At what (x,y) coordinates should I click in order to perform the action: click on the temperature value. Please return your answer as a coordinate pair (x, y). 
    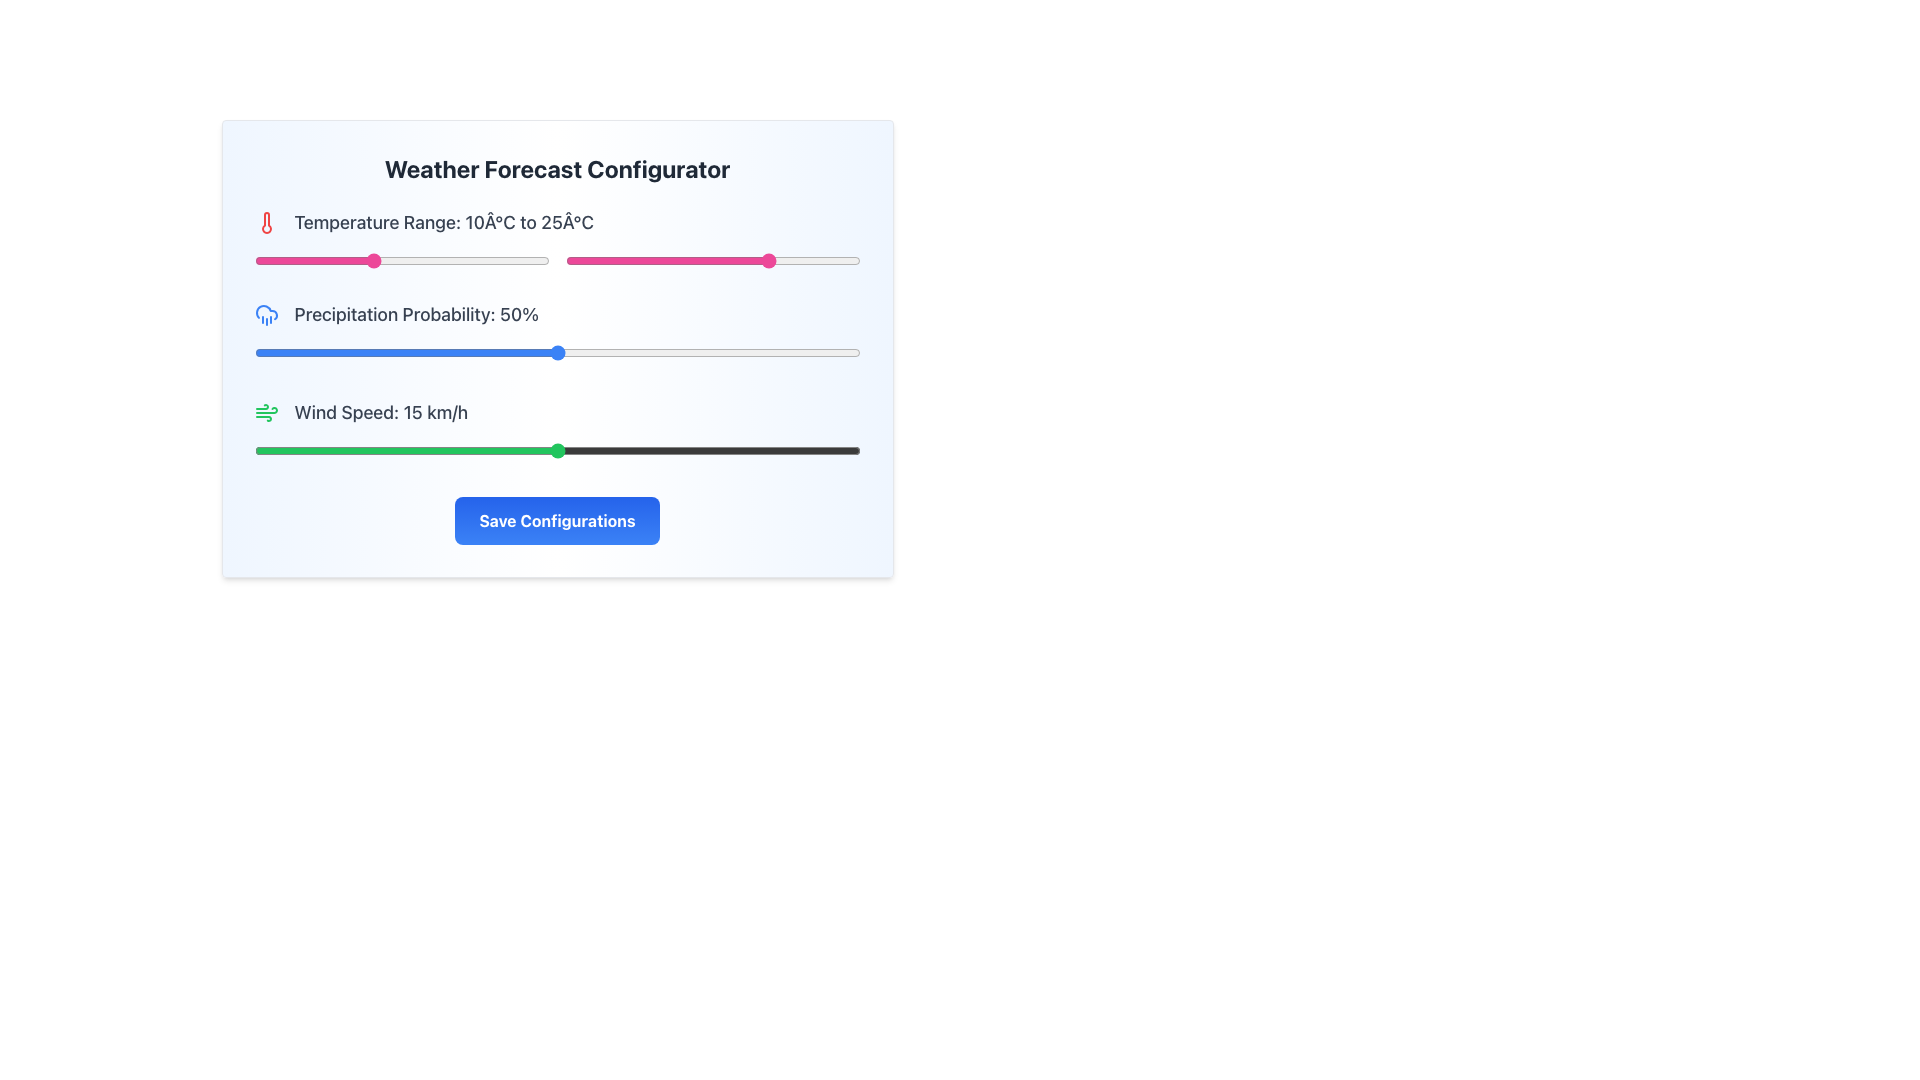
    Looking at the image, I should click on (718, 260).